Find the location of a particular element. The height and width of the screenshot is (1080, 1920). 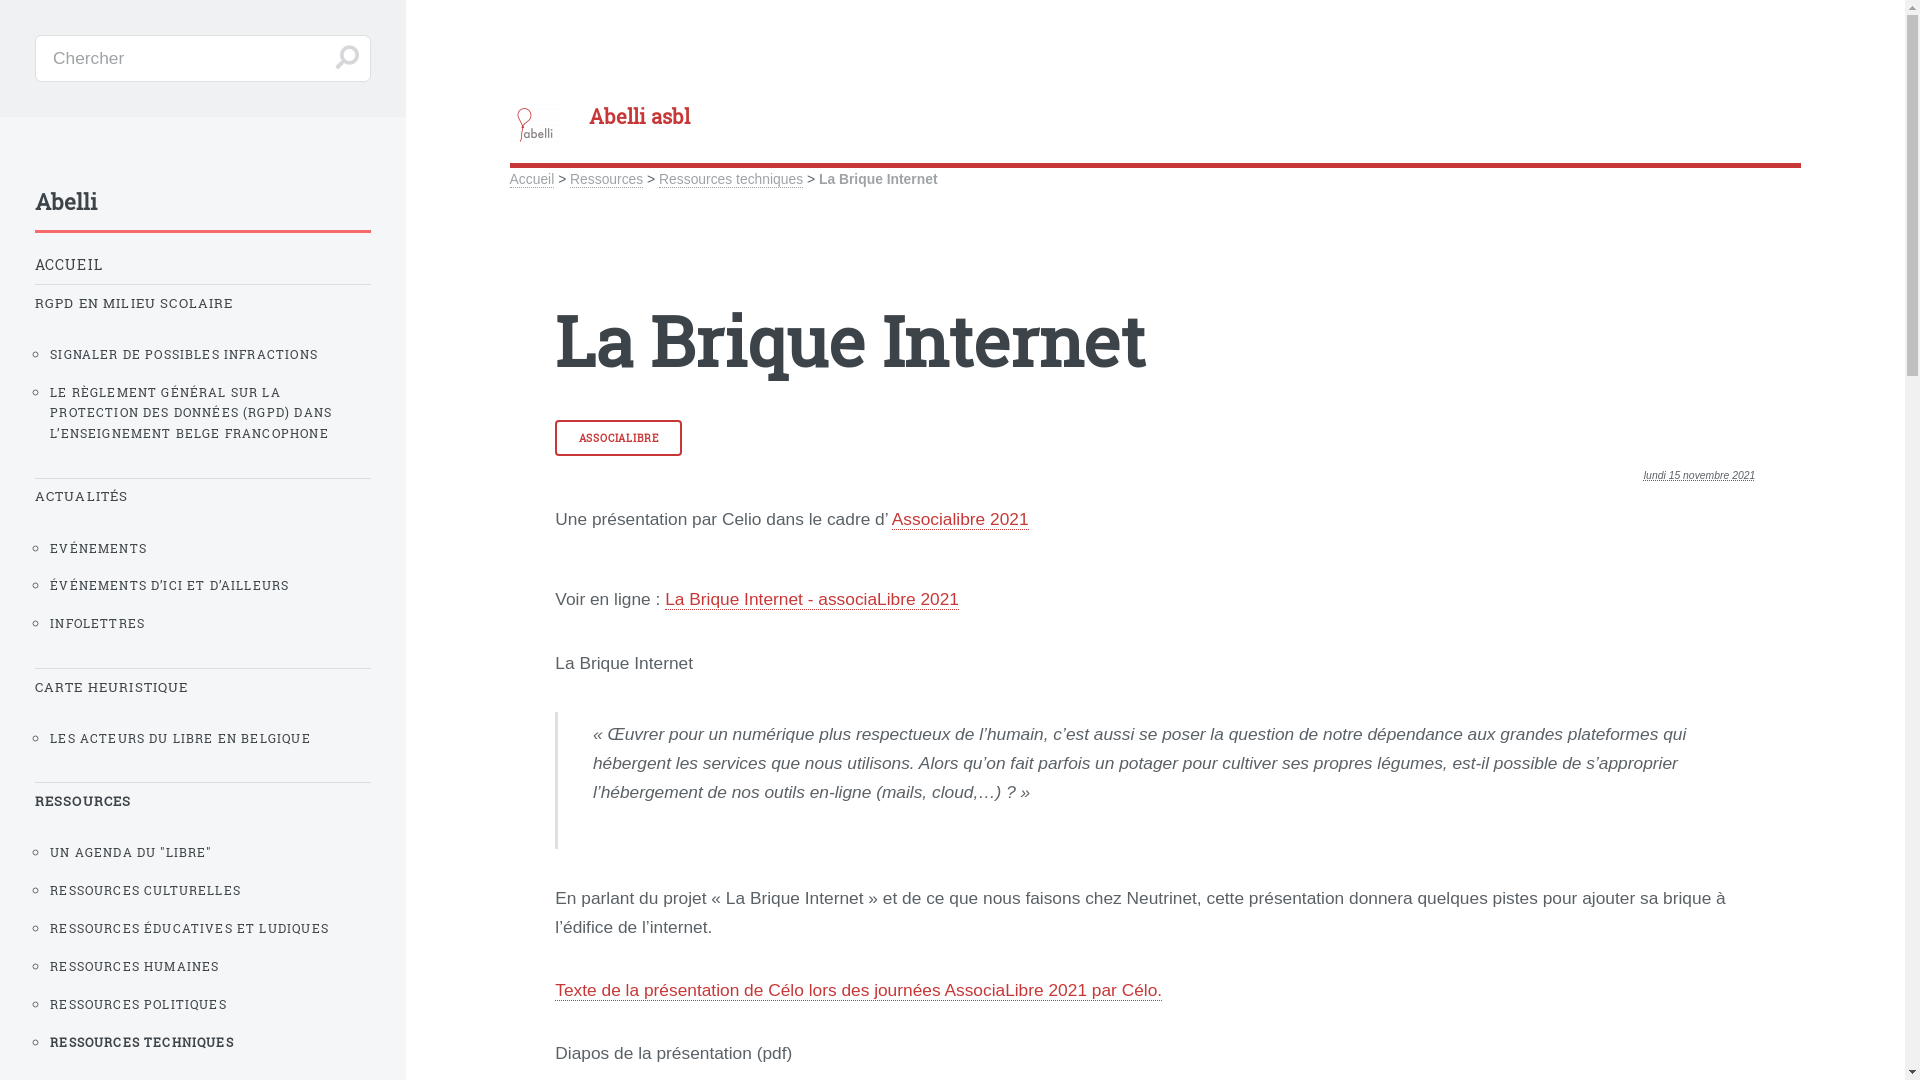

'Ressources' is located at coordinates (605, 178).